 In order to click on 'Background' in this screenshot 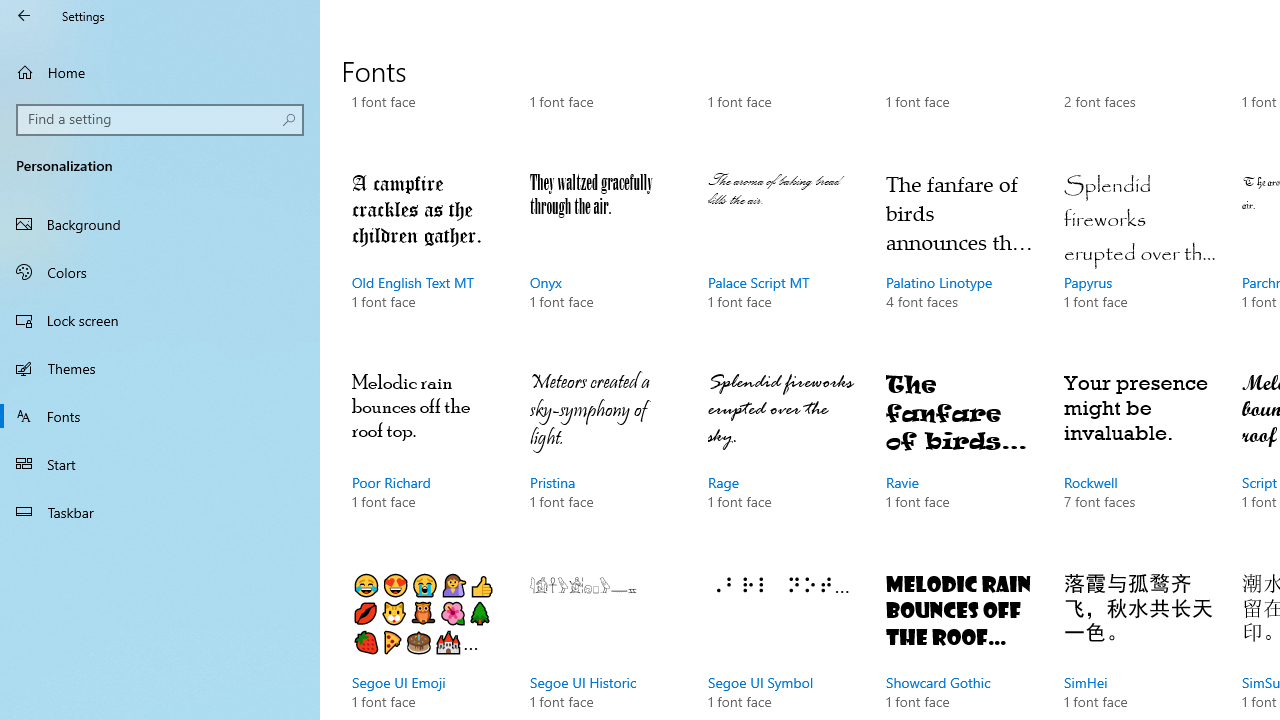, I will do `click(160, 223)`.